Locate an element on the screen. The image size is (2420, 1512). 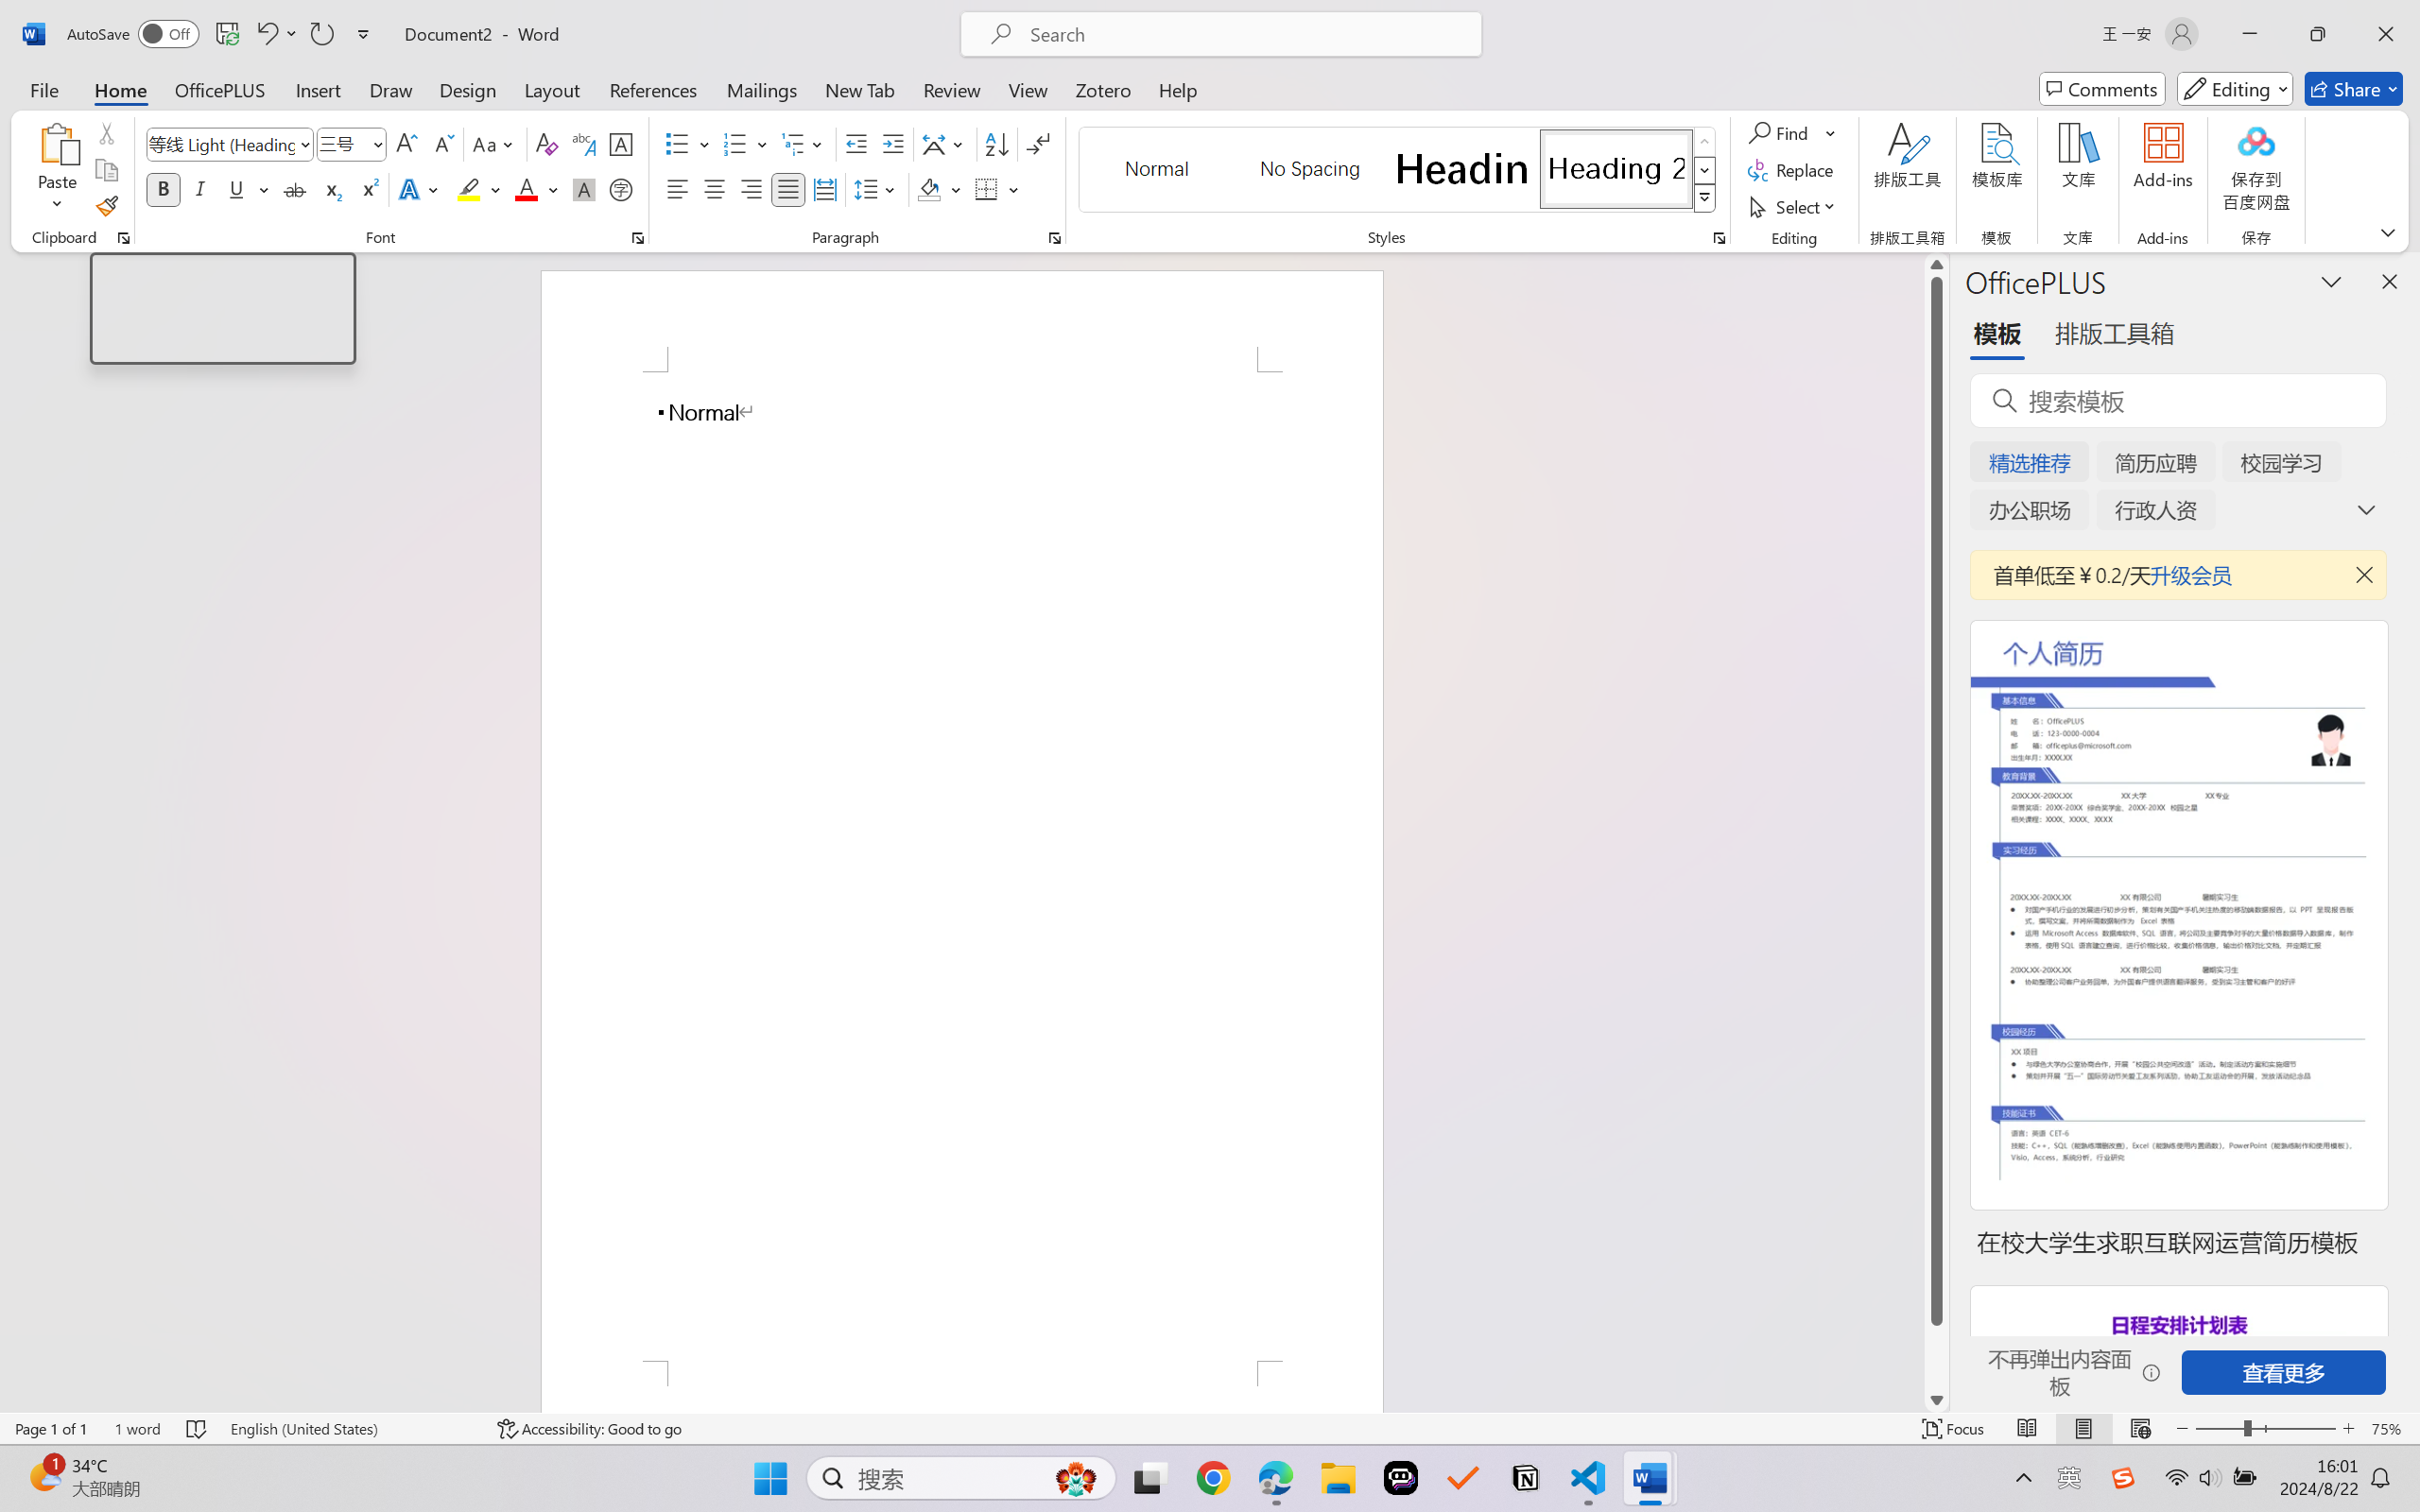
'Layout' is located at coordinates (550, 88).